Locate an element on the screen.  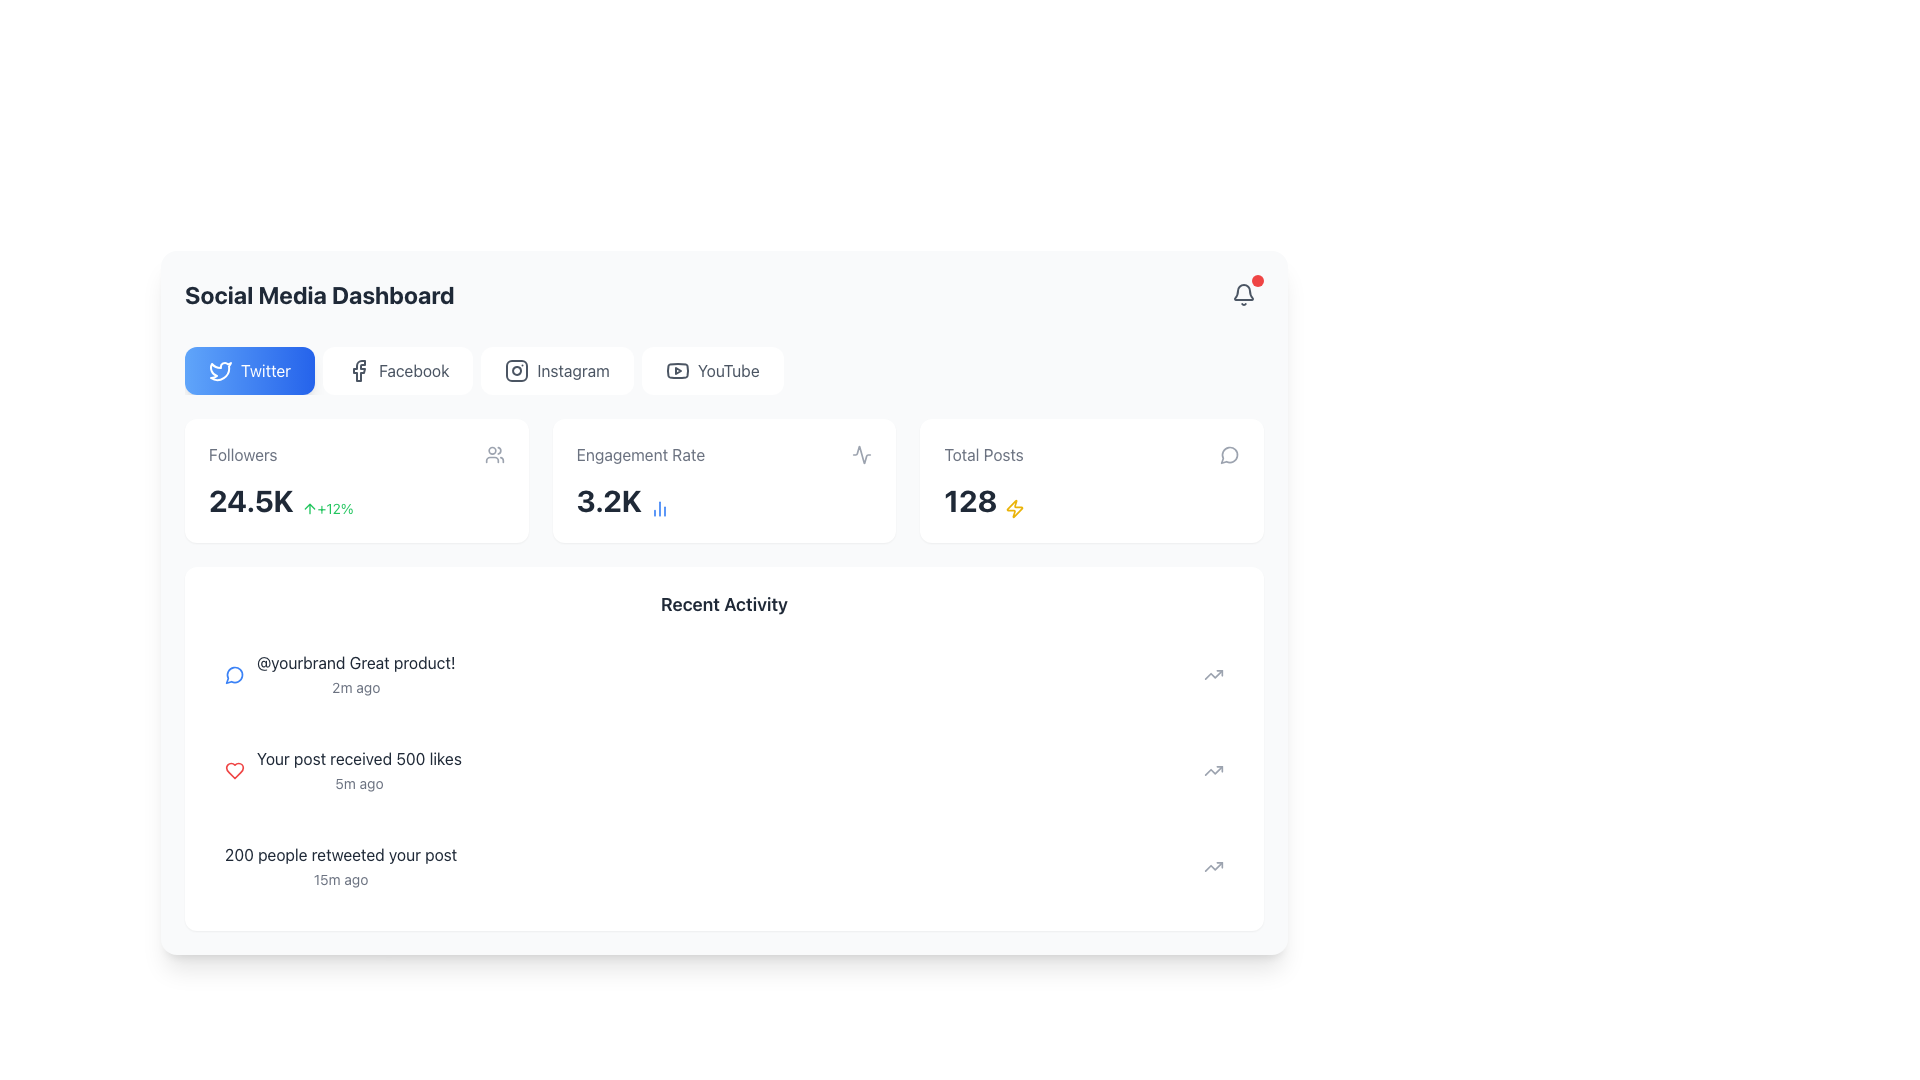
the Text Label displaying the relative time since the associated activity occurred in the 'Recent Activity' section of the social media dashboard, located in the lower-right corner following '@yourbrand Great product!' is located at coordinates (356, 686).